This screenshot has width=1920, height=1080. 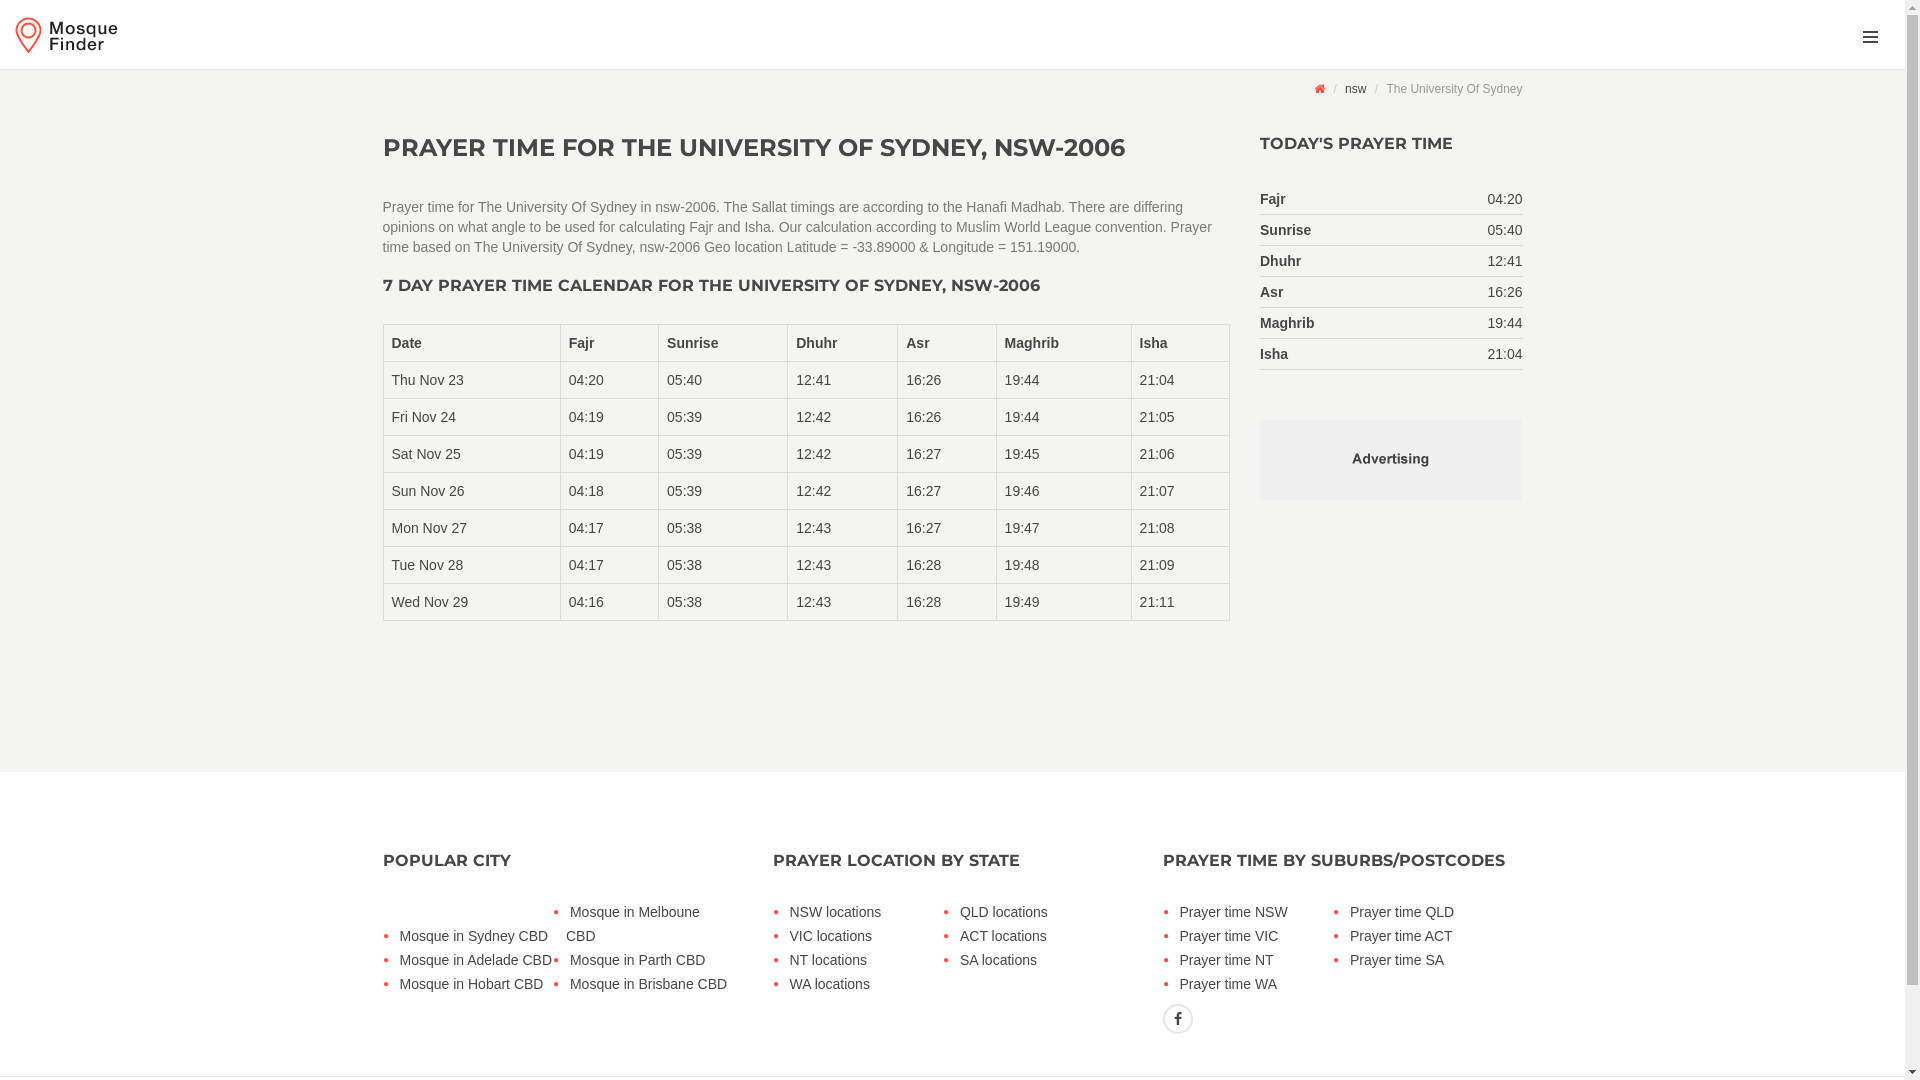 I want to click on 'Mosque in Parth CBD', so click(x=649, y=959).